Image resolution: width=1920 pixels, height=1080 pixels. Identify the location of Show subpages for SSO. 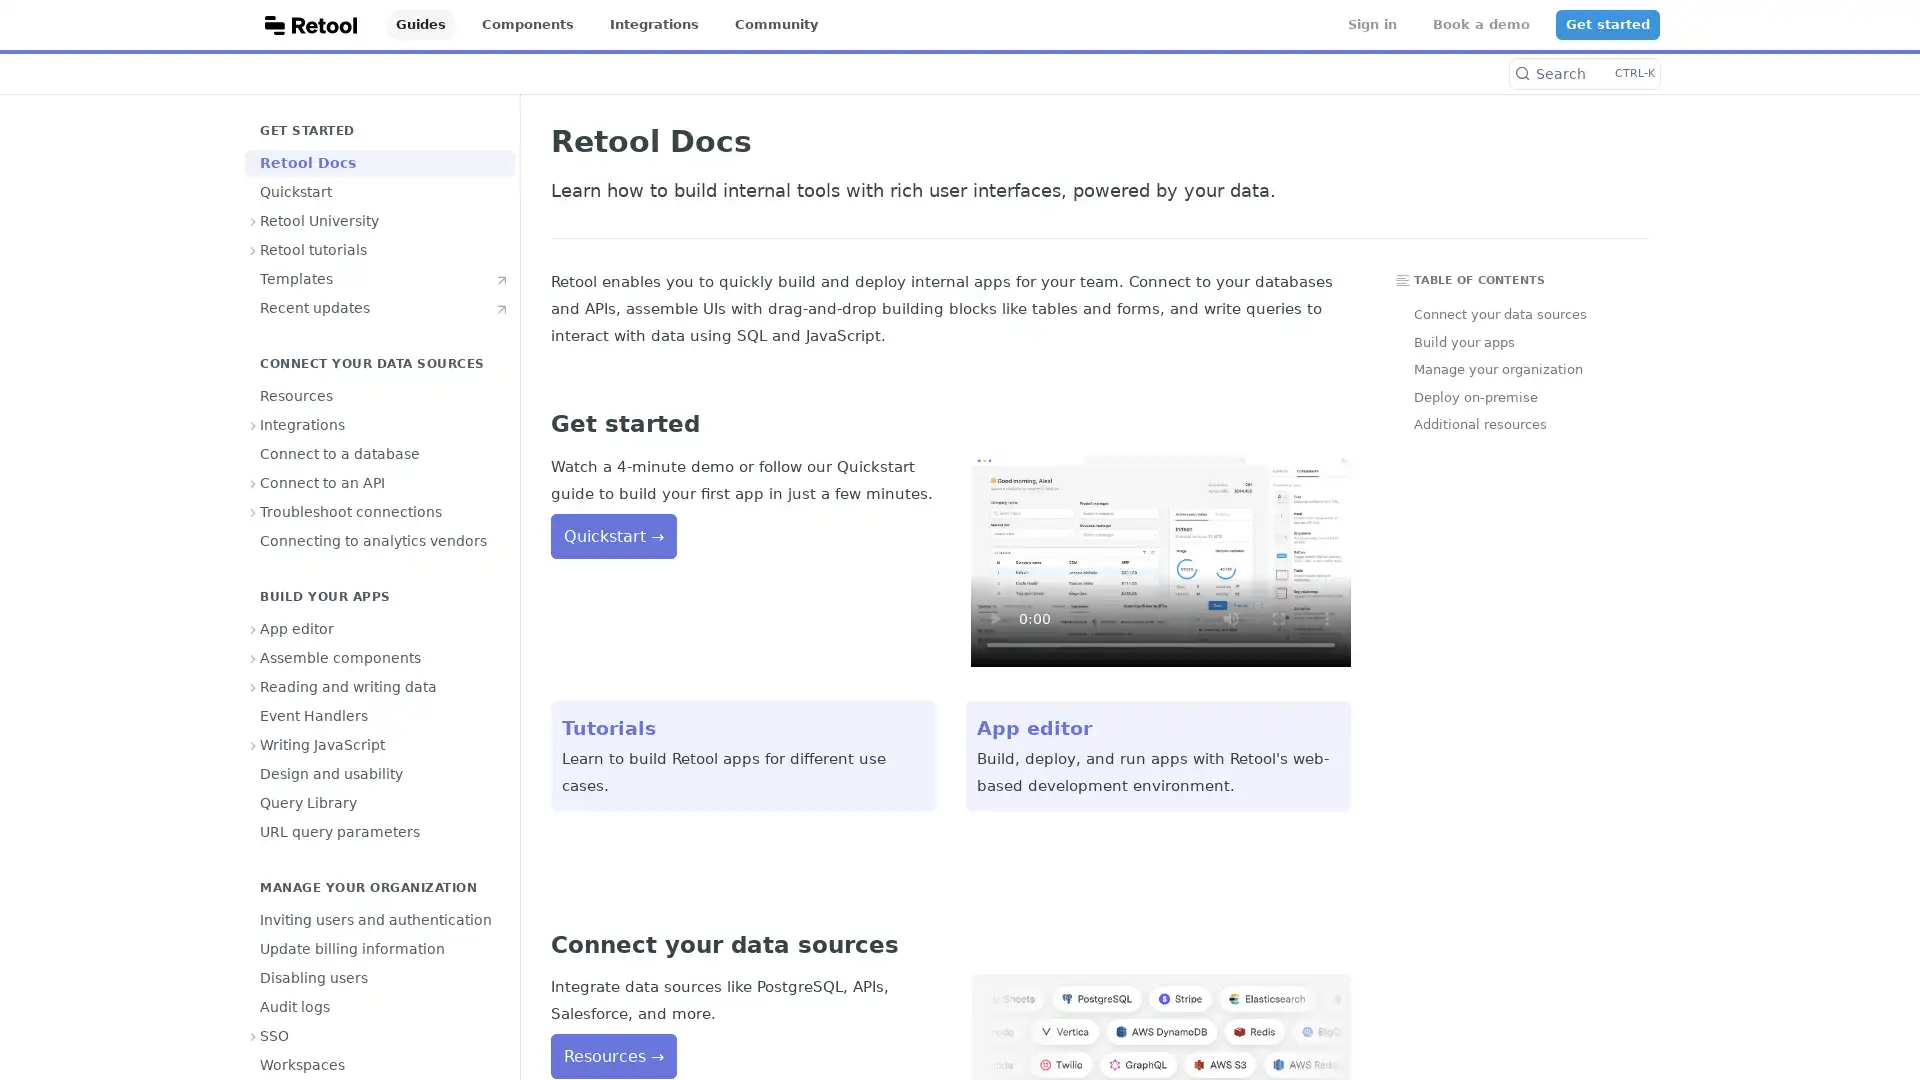
(253, 1035).